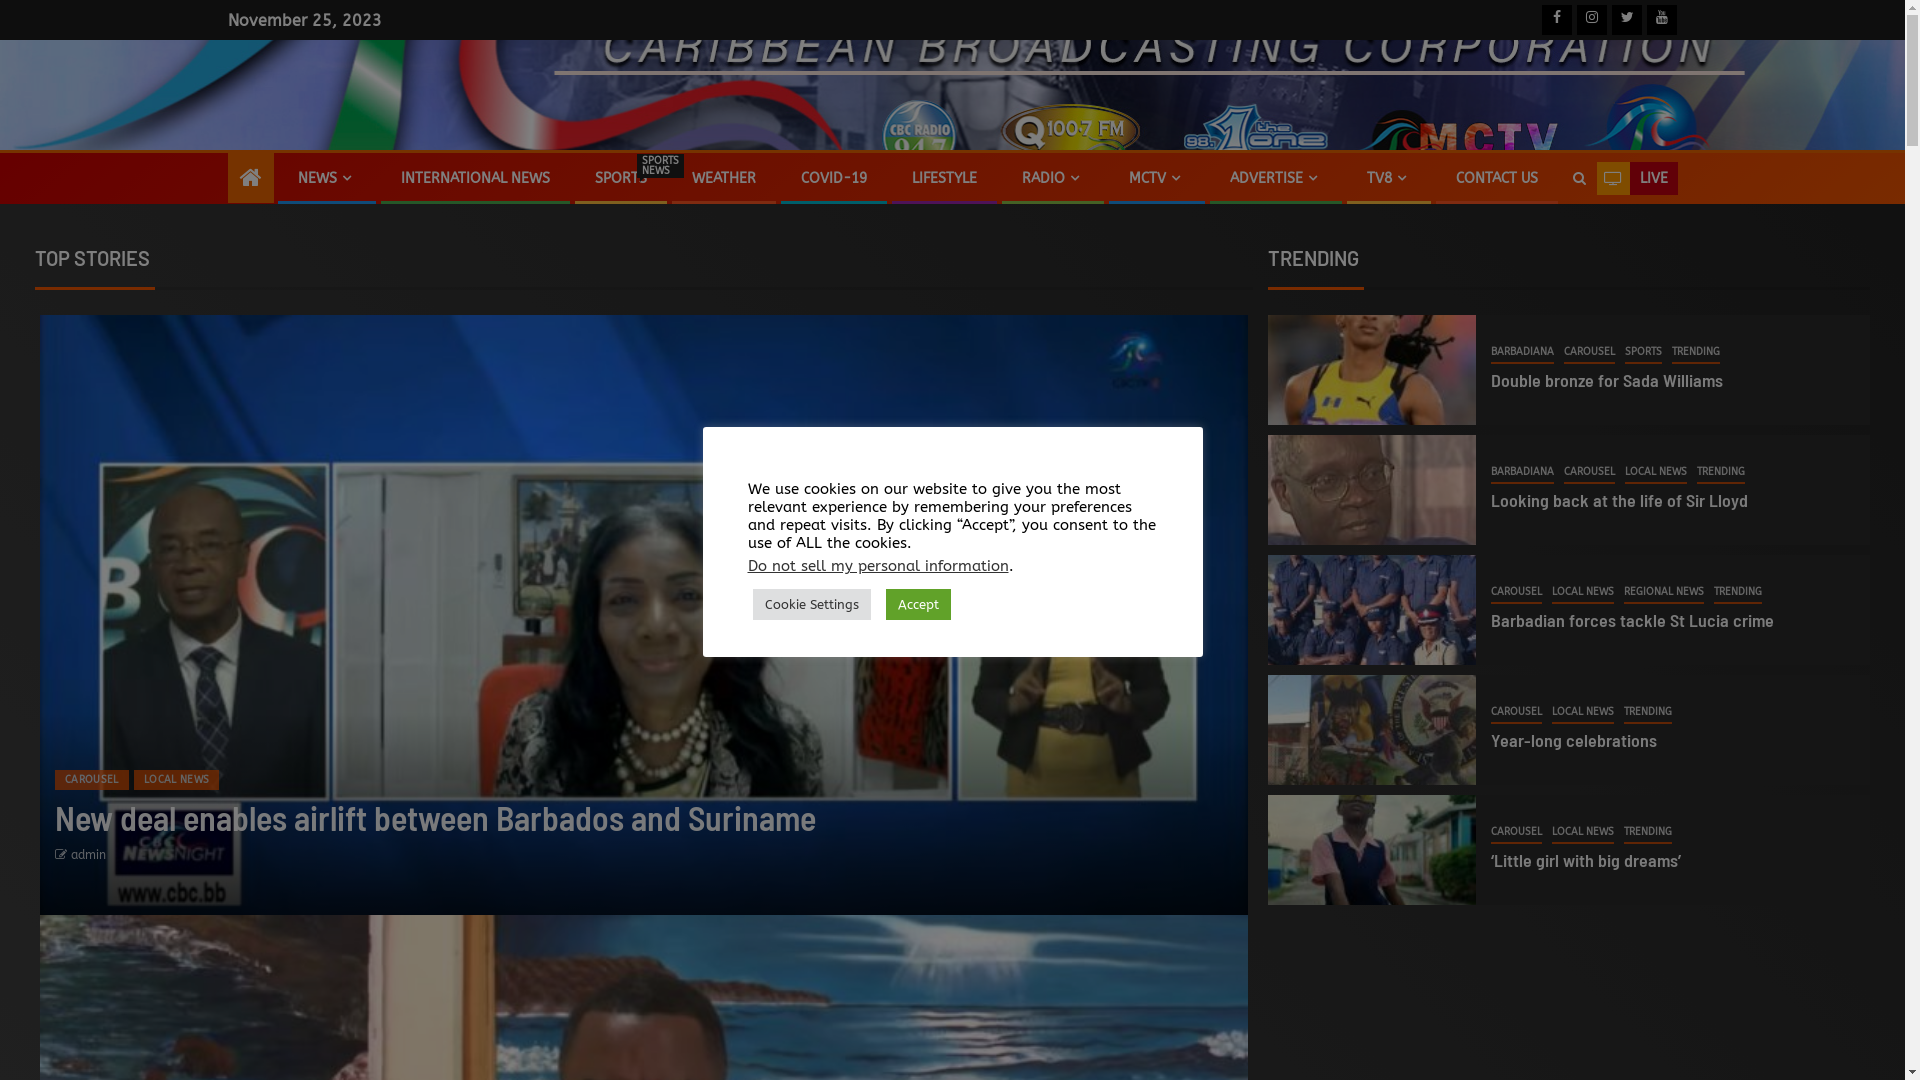 The image size is (1920, 1080). I want to click on 'CAROUSEL', so click(1491, 592).